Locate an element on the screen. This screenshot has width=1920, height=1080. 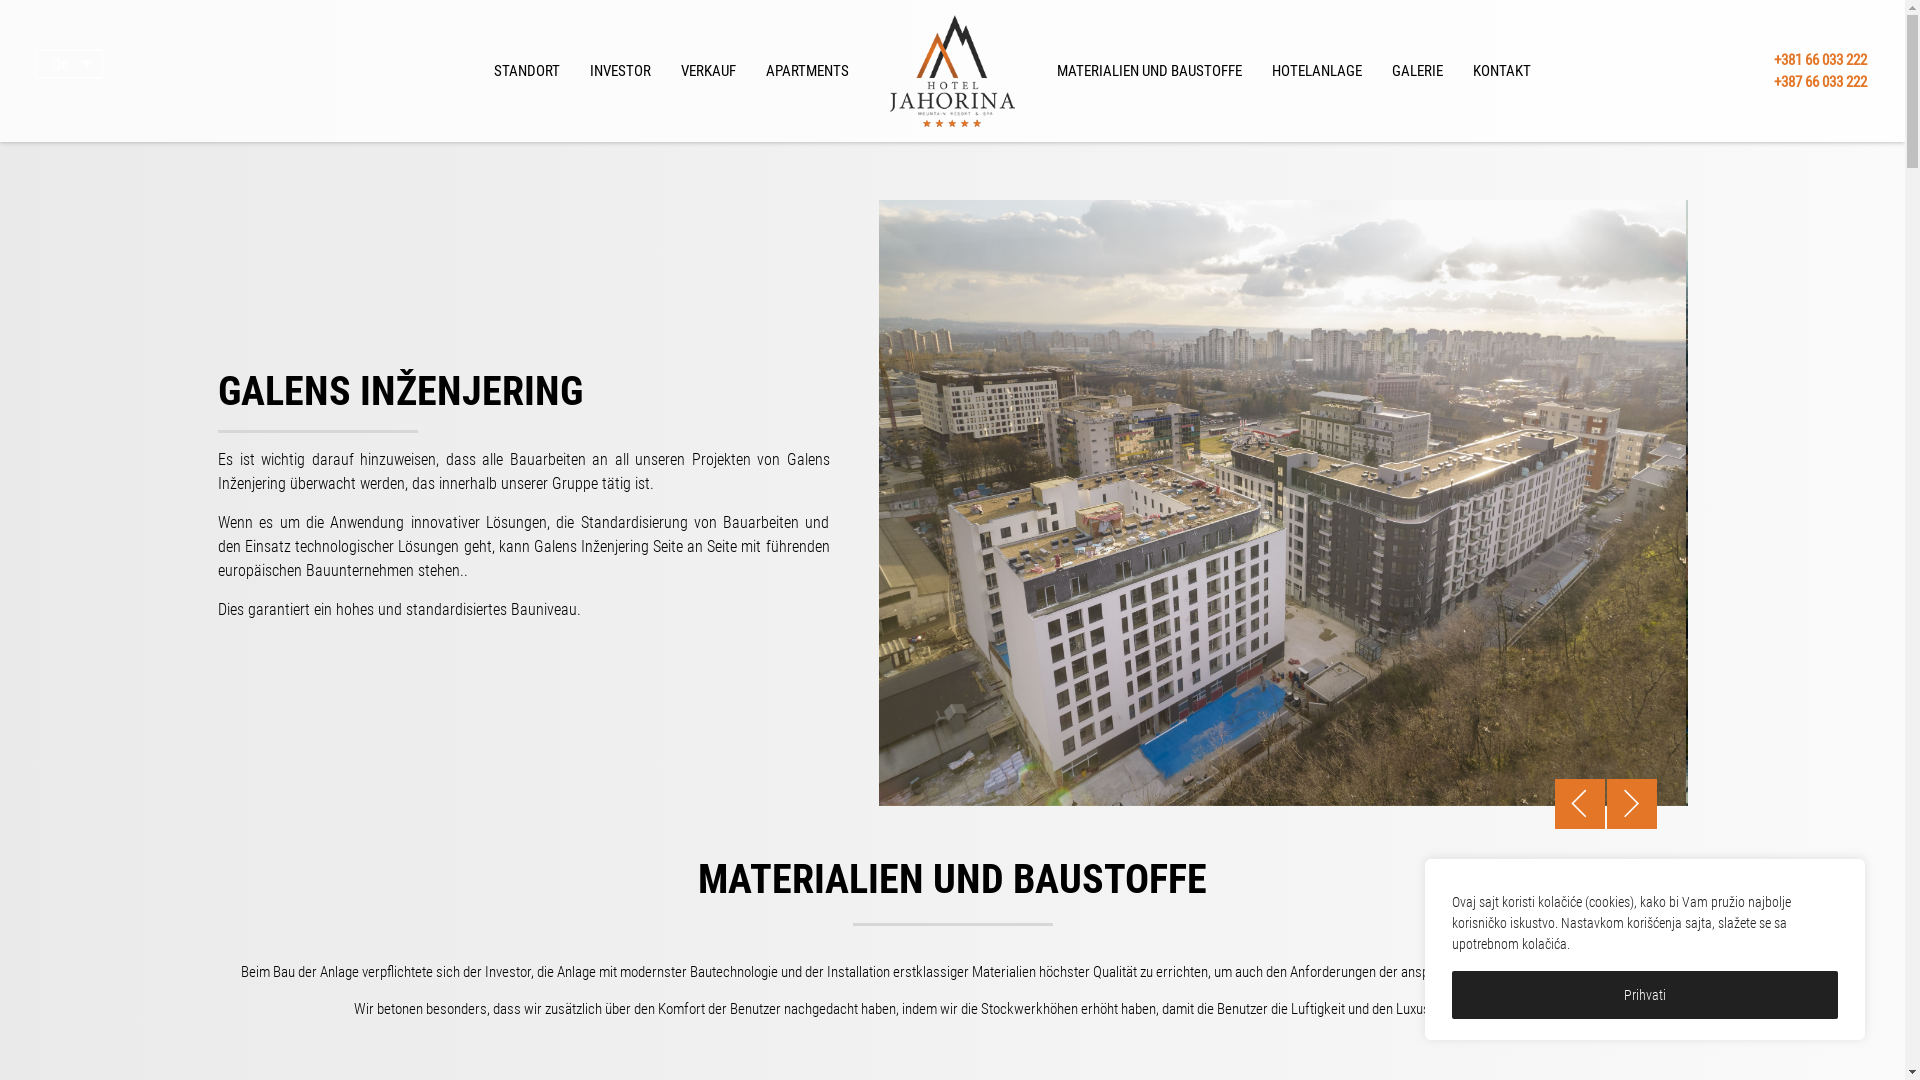
'Prihvati' is located at coordinates (1645, 995).